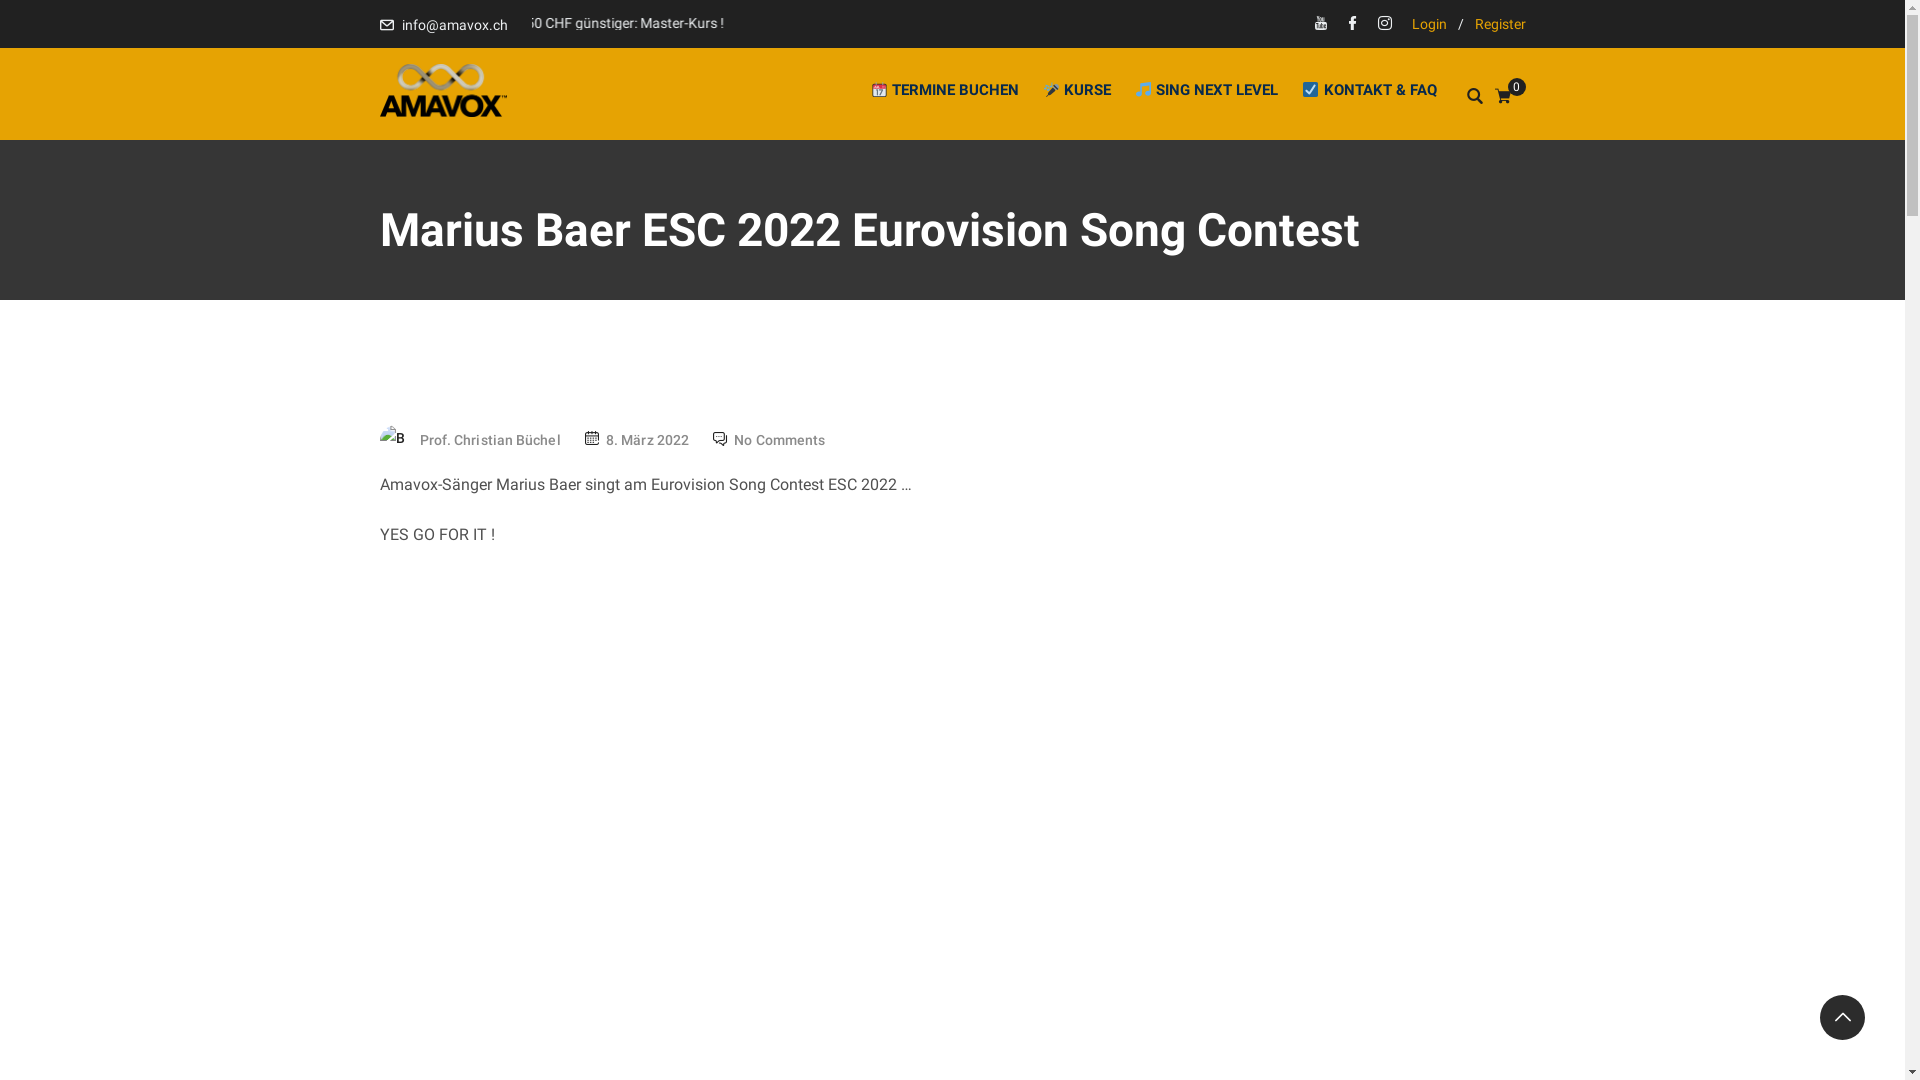 The width and height of the screenshot is (1920, 1080). Describe the element at coordinates (1384, 24) in the screenshot. I see `'Insta'` at that location.